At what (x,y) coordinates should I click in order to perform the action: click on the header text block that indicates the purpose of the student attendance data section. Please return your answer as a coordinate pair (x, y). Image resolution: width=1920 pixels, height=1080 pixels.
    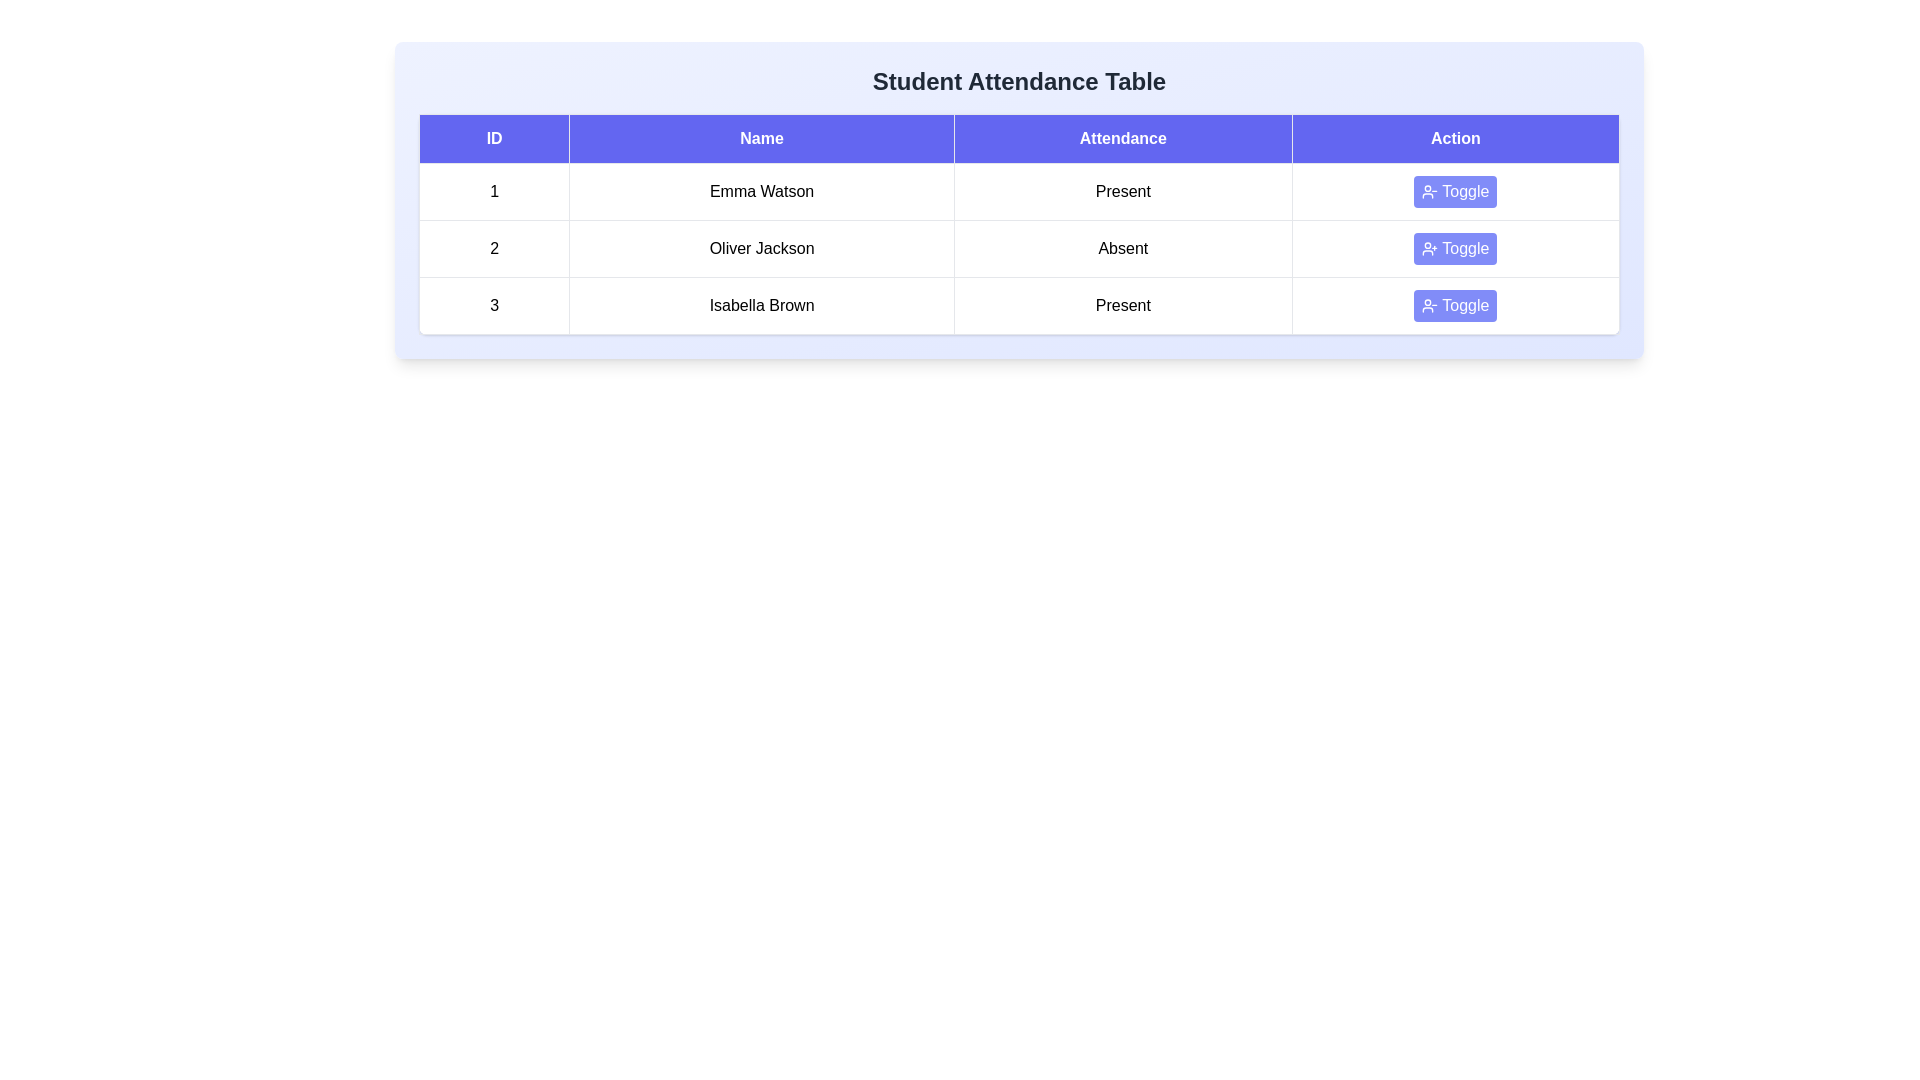
    Looking at the image, I should click on (1019, 80).